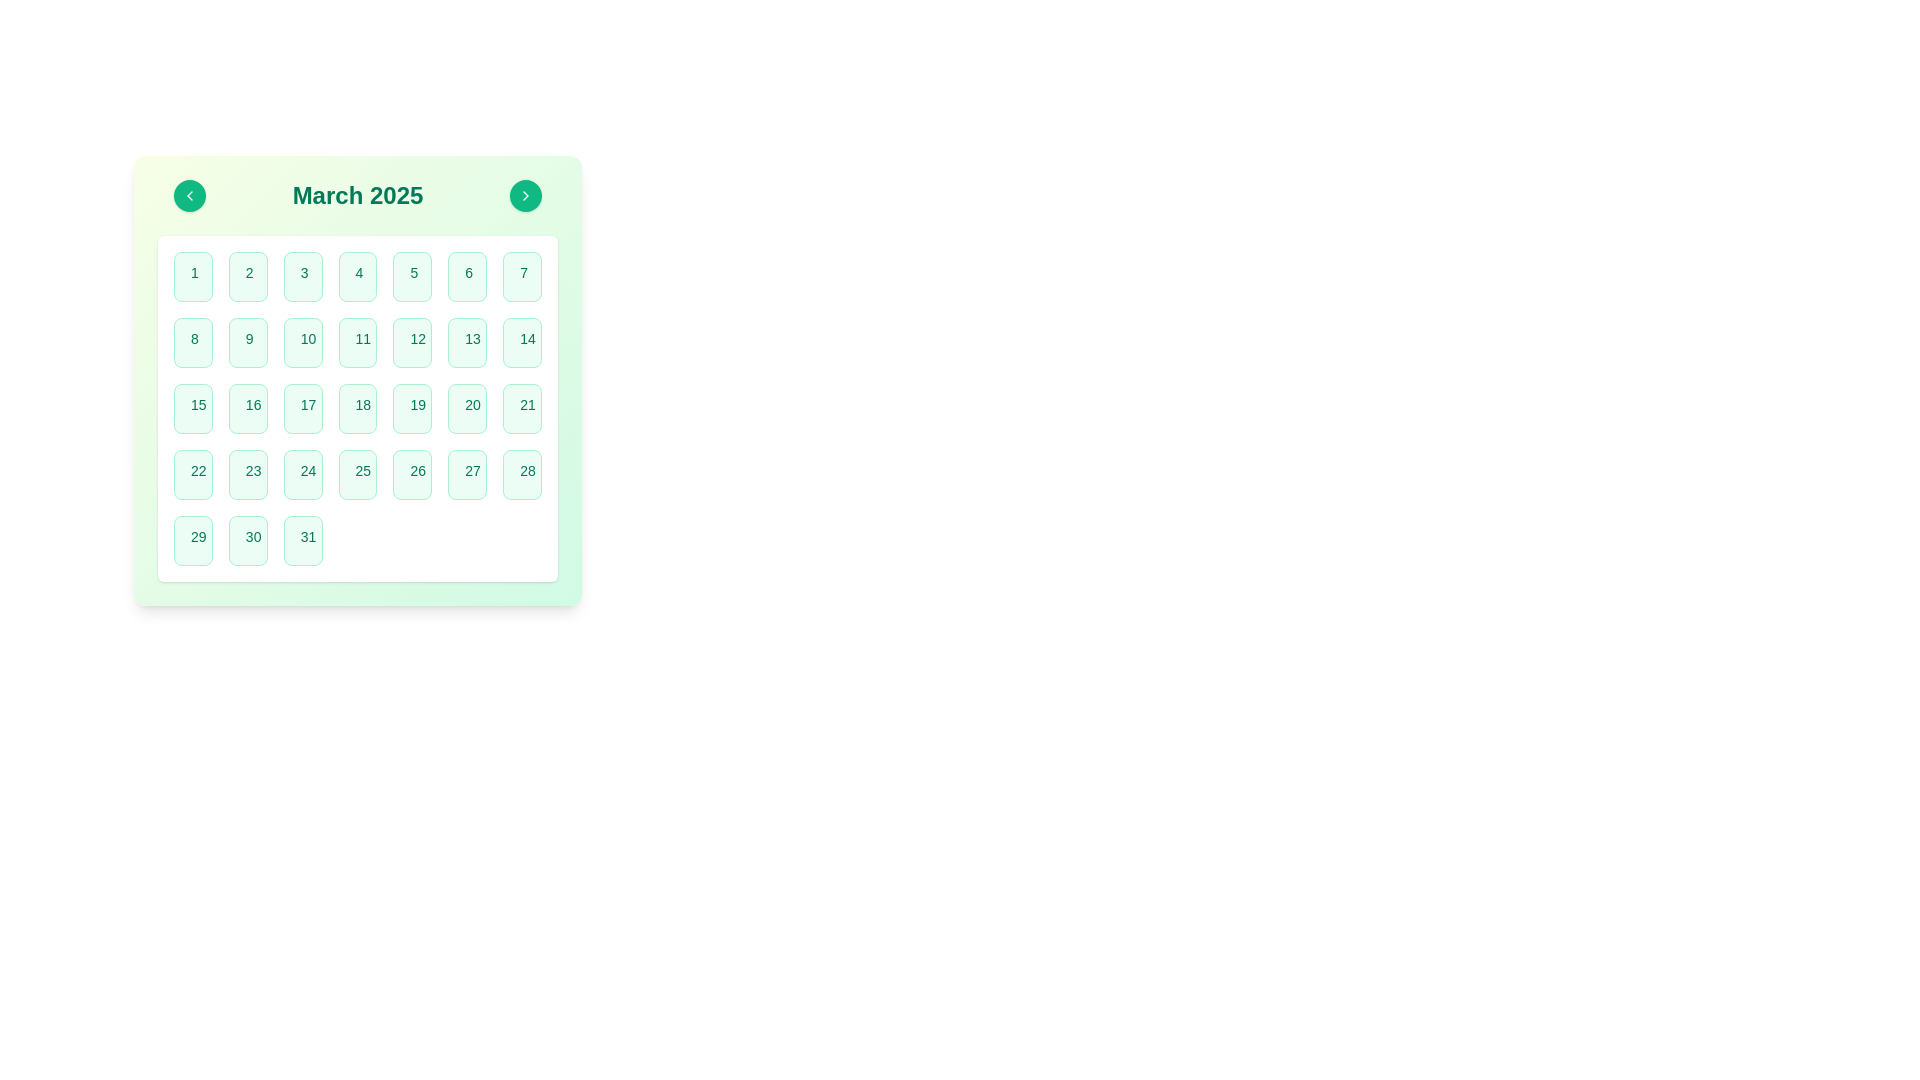 This screenshot has height=1080, width=1920. What do you see at coordinates (248, 273) in the screenshot?
I see `the text label representing the second day of the month in the calendar interface` at bounding box center [248, 273].